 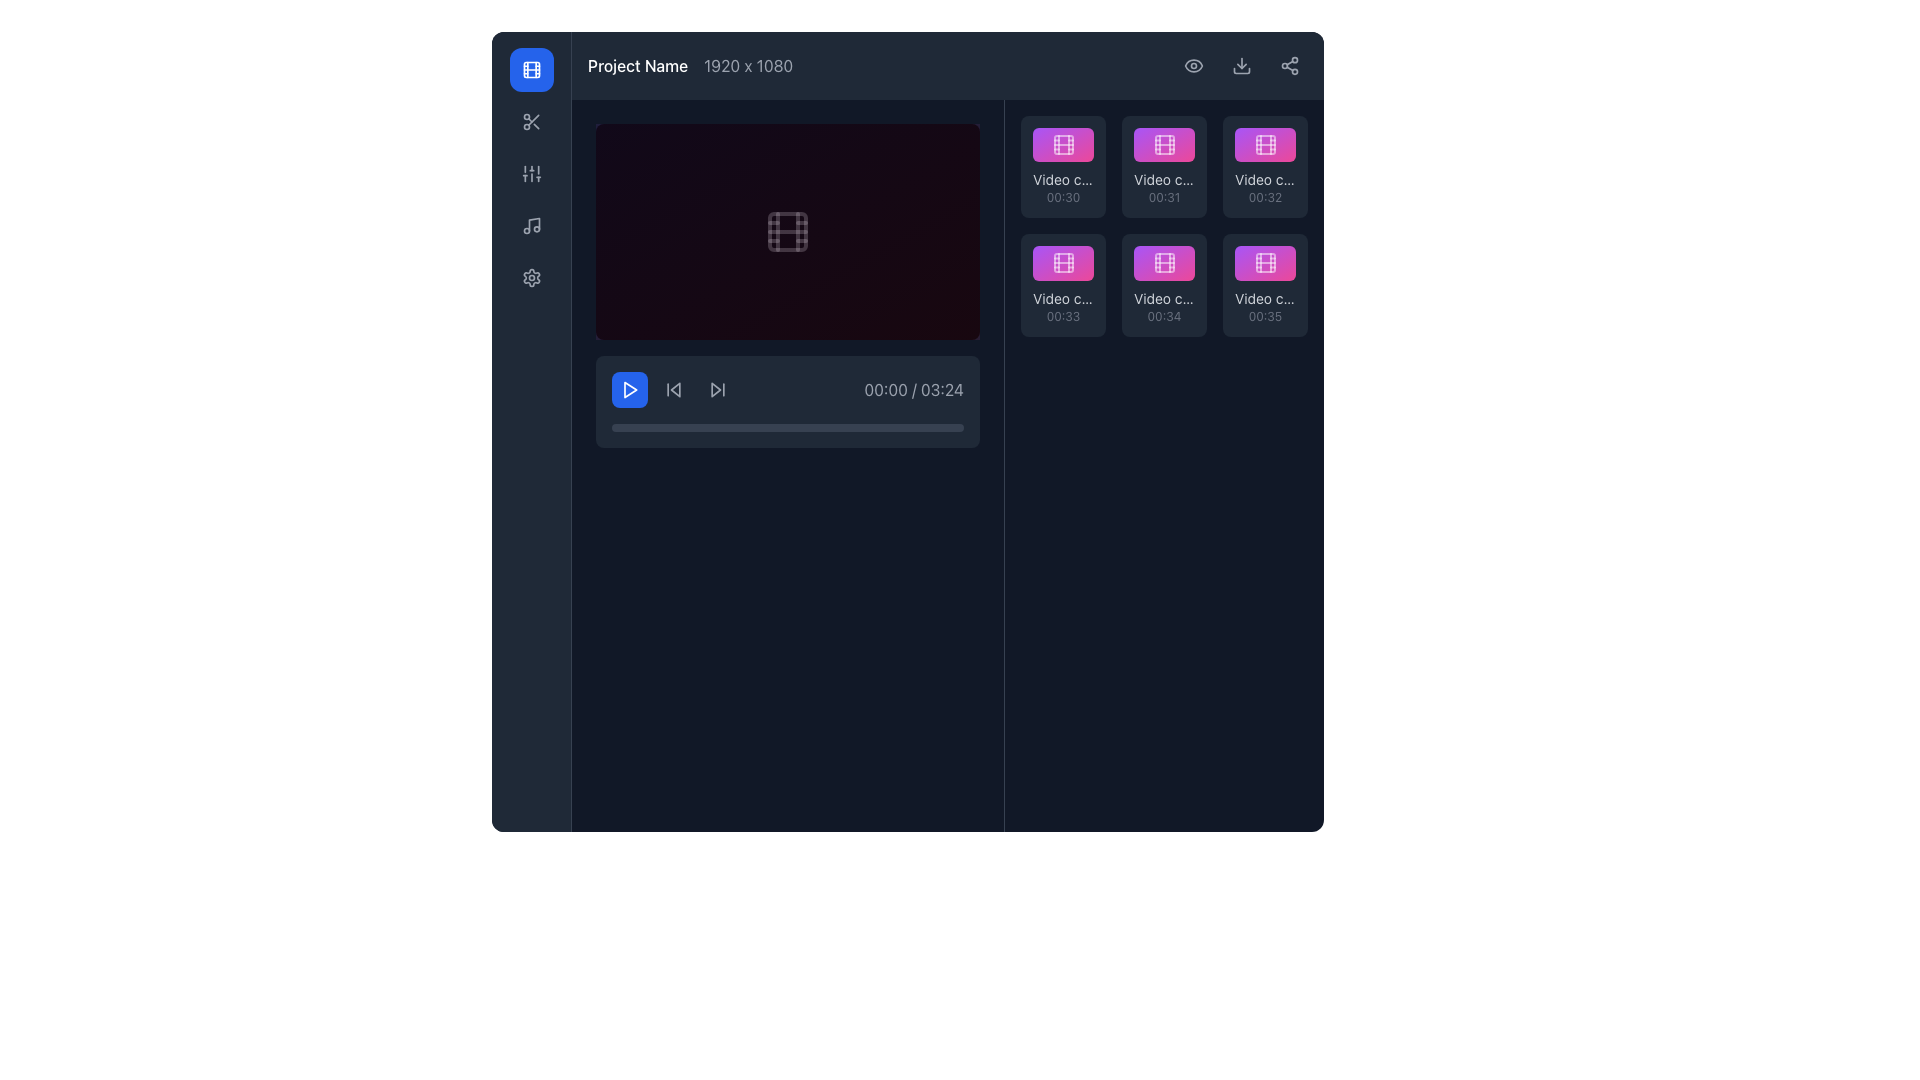 What do you see at coordinates (1264, 262) in the screenshot?
I see `the icon in the bottom-right tile of the video clips grid to initiate an action related to the video clip labeled '00:35'` at bounding box center [1264, 262].